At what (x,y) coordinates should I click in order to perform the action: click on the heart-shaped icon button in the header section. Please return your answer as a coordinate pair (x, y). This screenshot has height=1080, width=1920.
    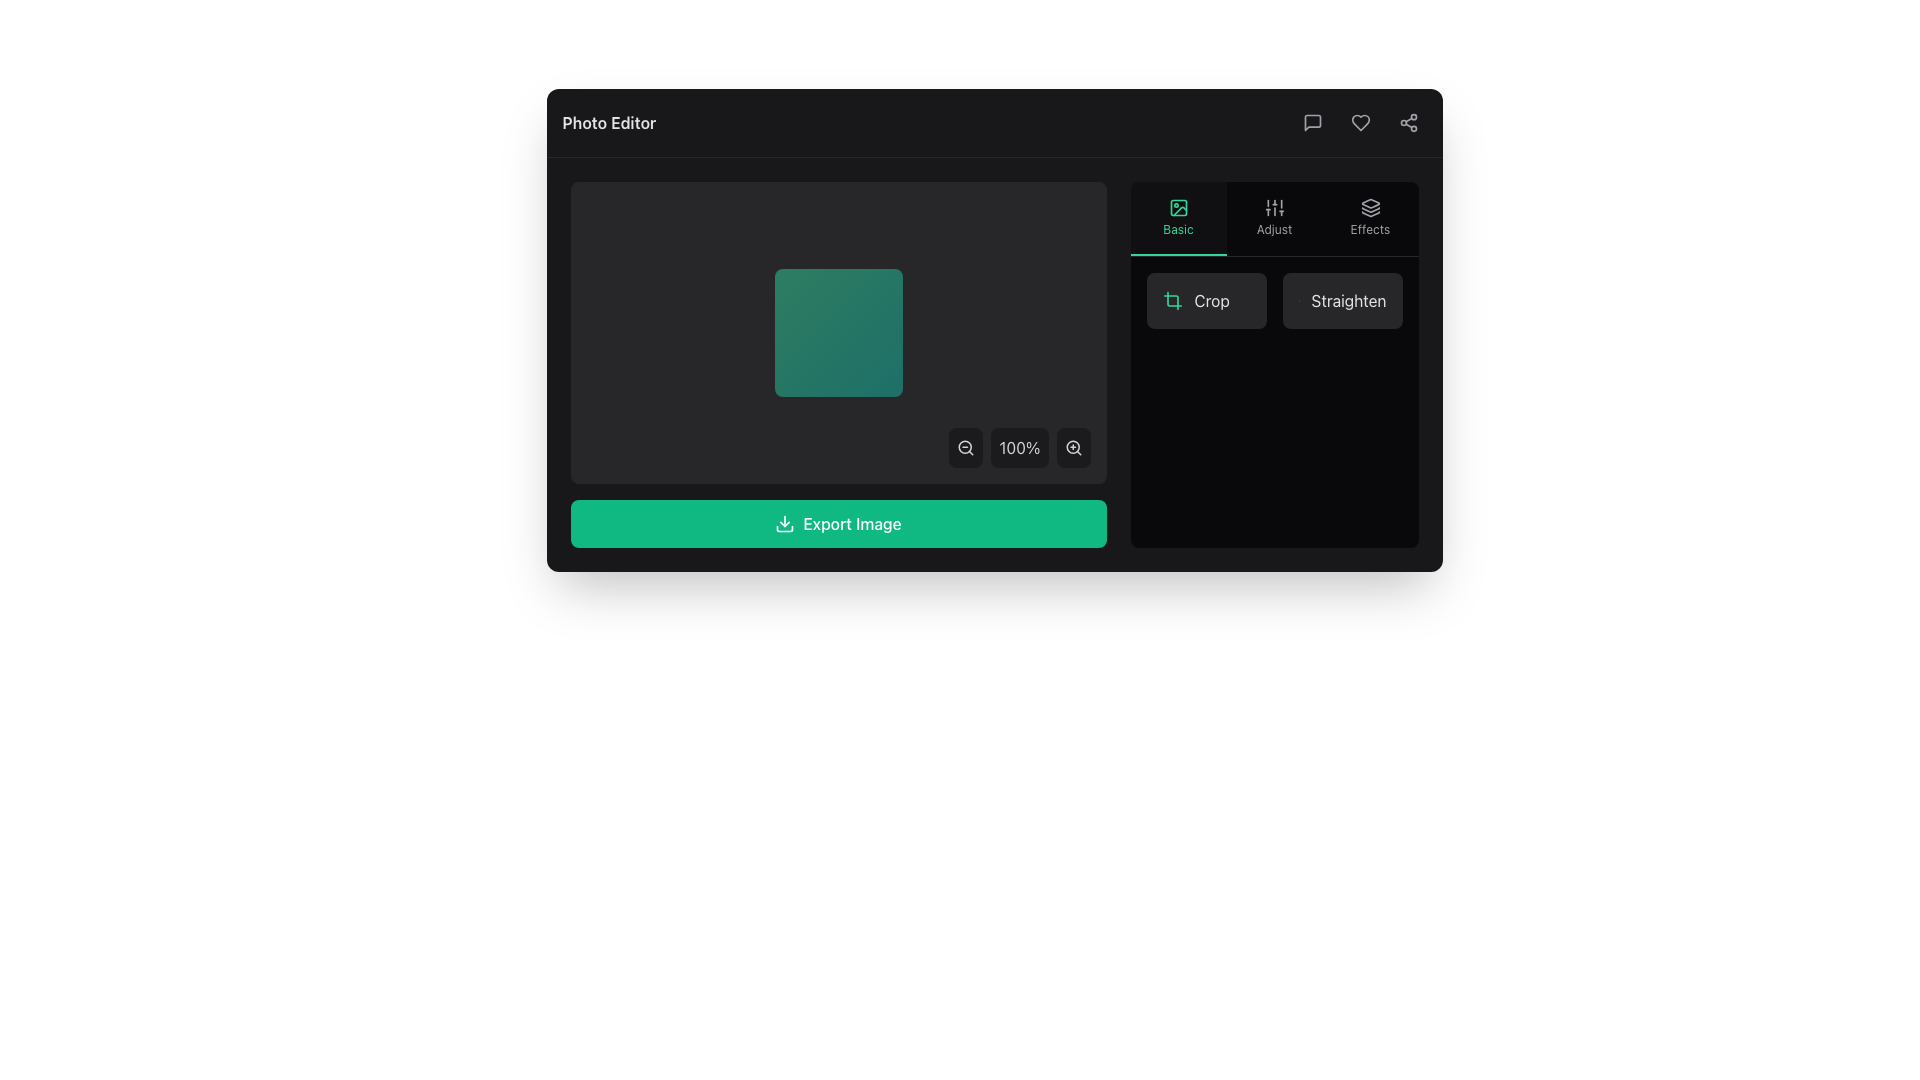
    Looking at the image, I should click on (1360, 123).